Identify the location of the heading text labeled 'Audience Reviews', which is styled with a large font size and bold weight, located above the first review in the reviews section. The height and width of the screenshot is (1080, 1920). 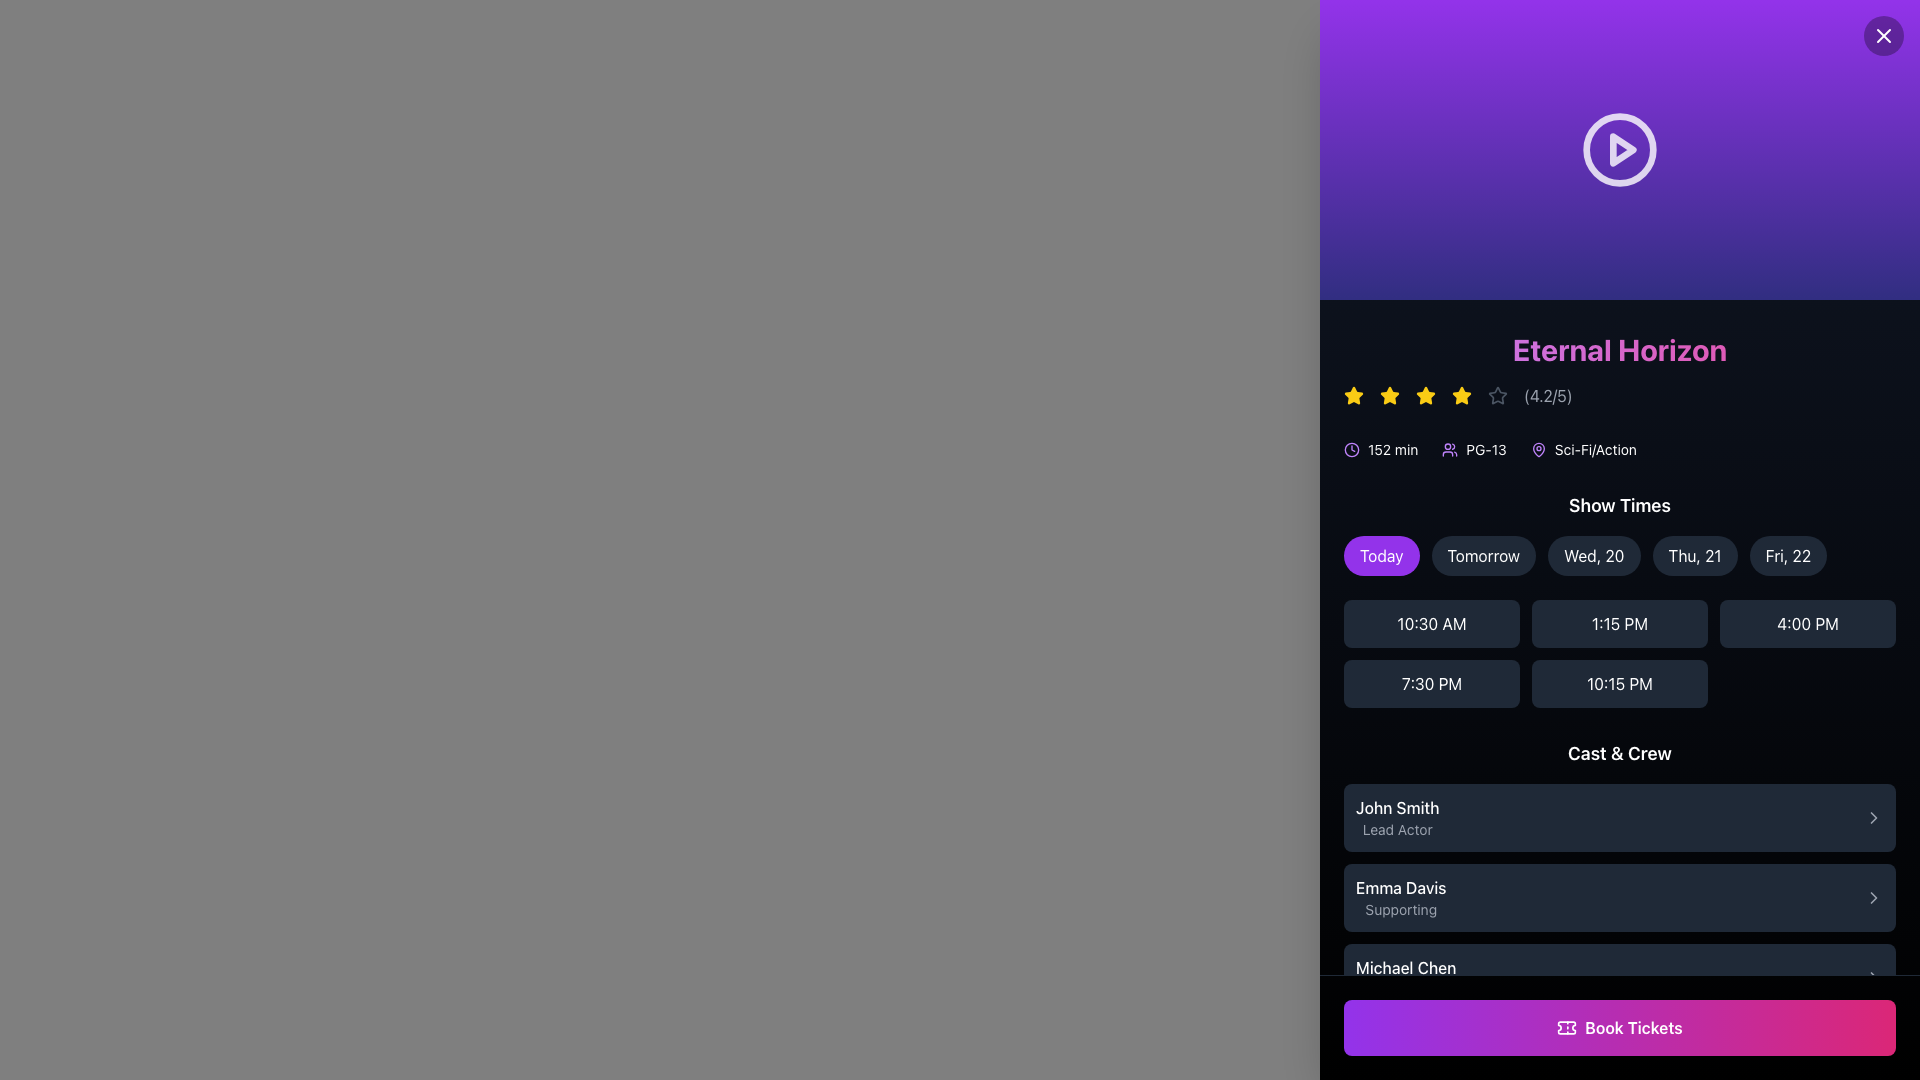
(1620, 1056).